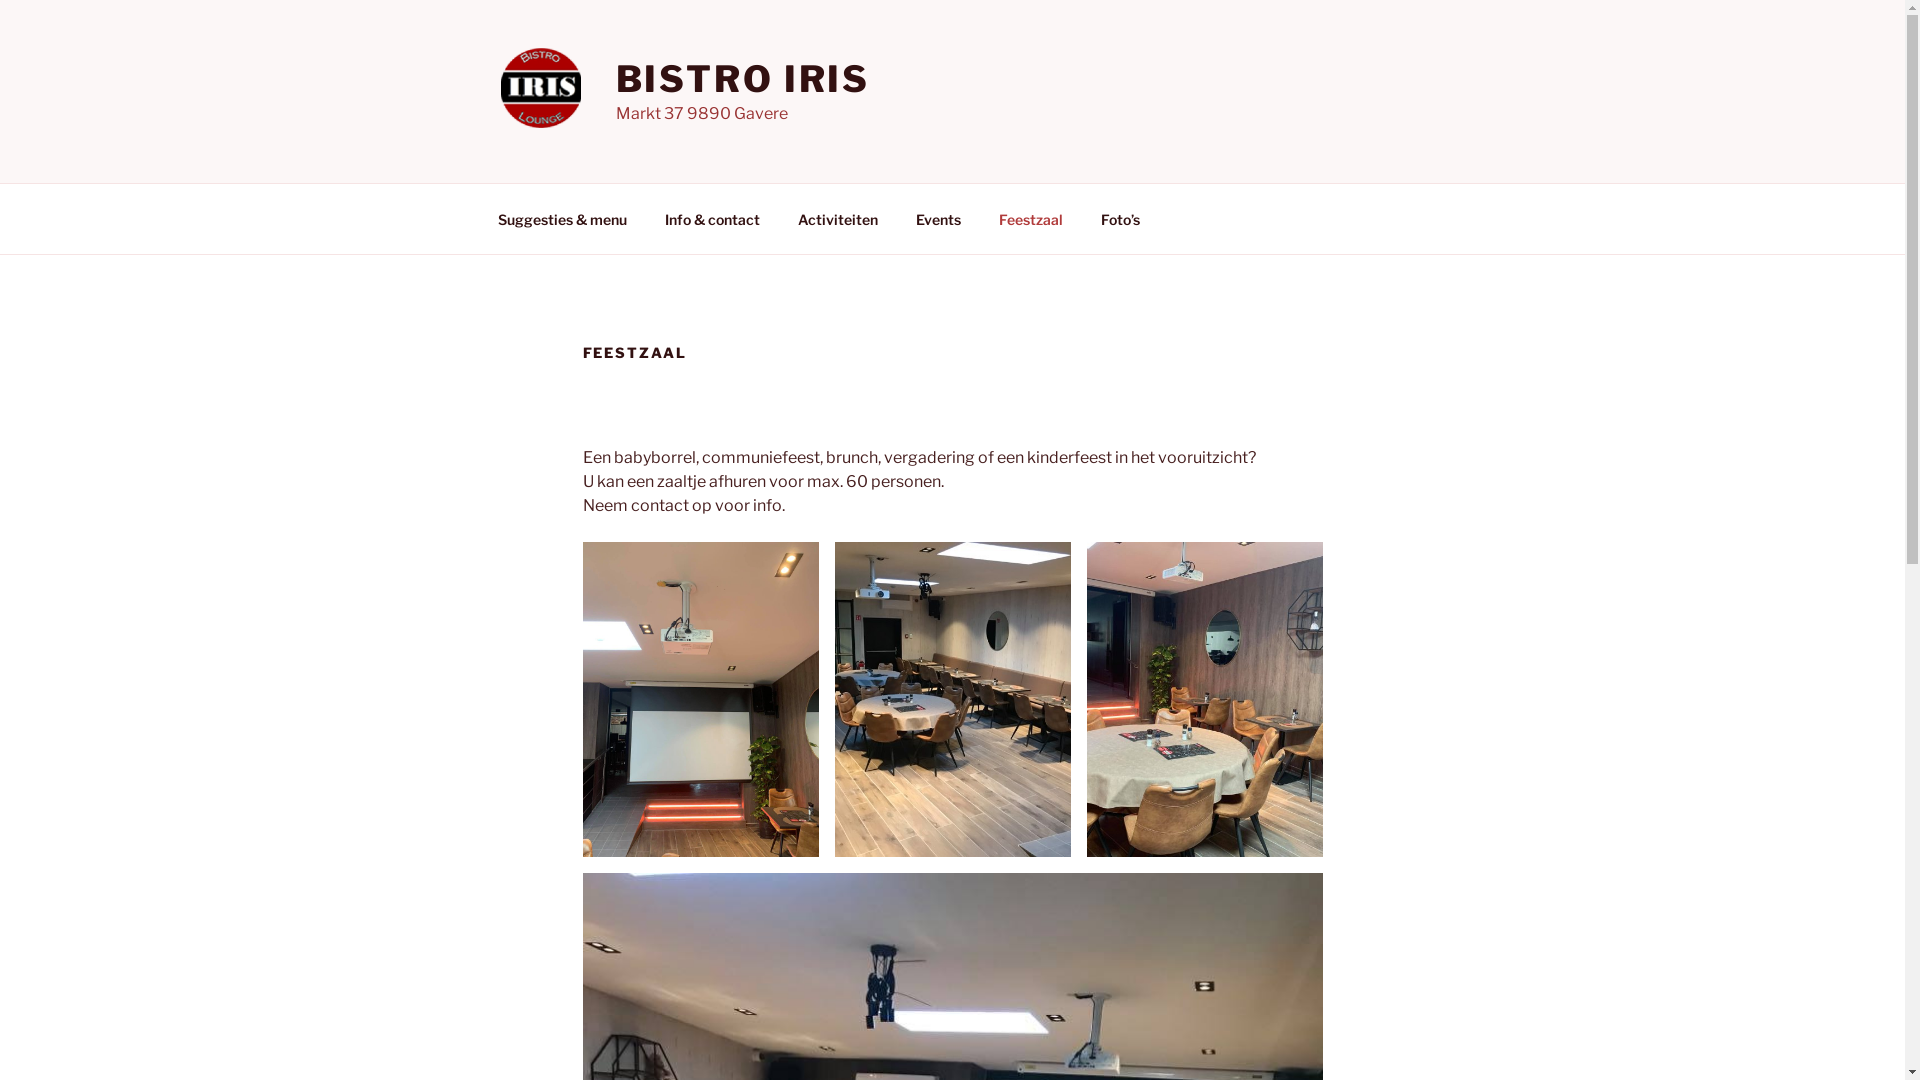 The image size is (1920, 1080). Describe the element at coordinates (713, 218) in the screenshot. I see `'Info & contact'` at that location.